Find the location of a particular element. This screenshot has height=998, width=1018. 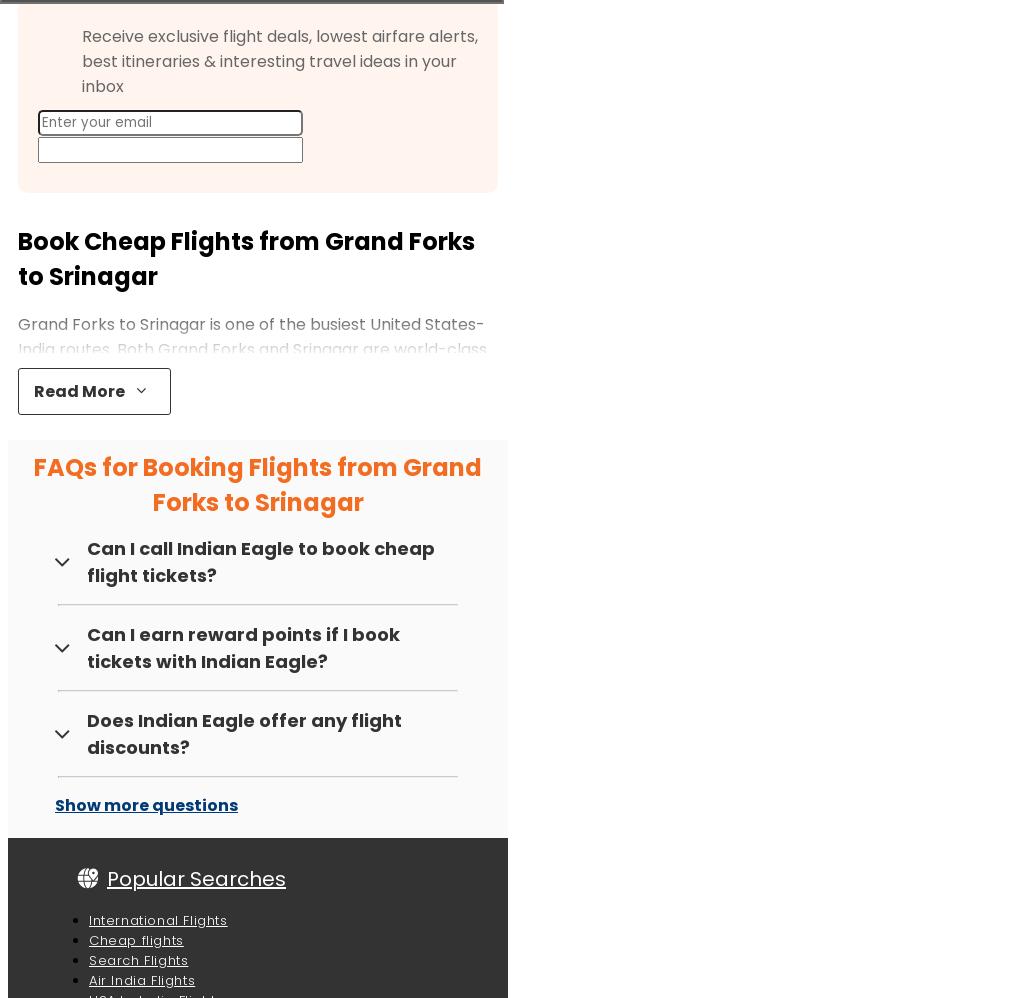

'Can I call Indian Eagle to book cheap flight tickets?' is located at coordinates (87, 559).